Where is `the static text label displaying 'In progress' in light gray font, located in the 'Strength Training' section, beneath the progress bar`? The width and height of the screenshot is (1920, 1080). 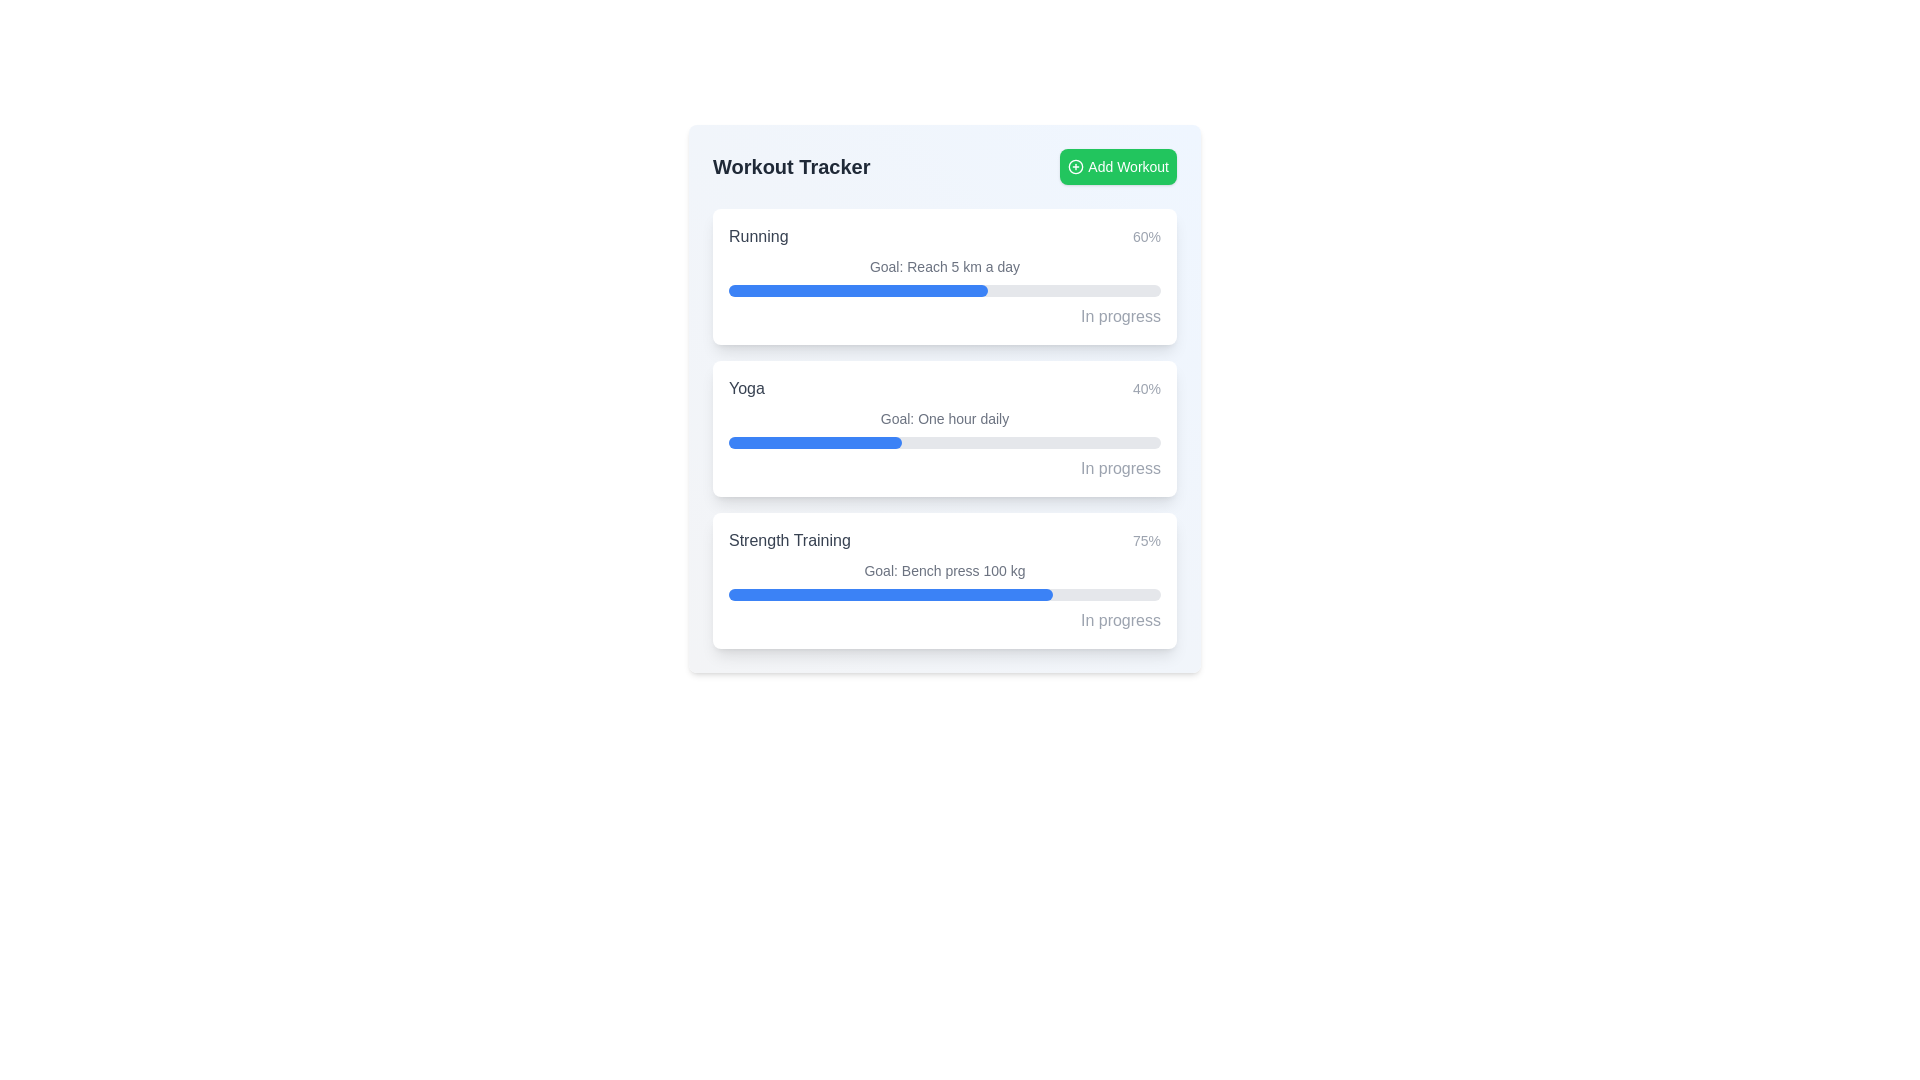
the static text label displaying 'In progress' in light gray font, located in the 'Strength Training' section, beneath the progress bar is located at coordinates (1120, 619).